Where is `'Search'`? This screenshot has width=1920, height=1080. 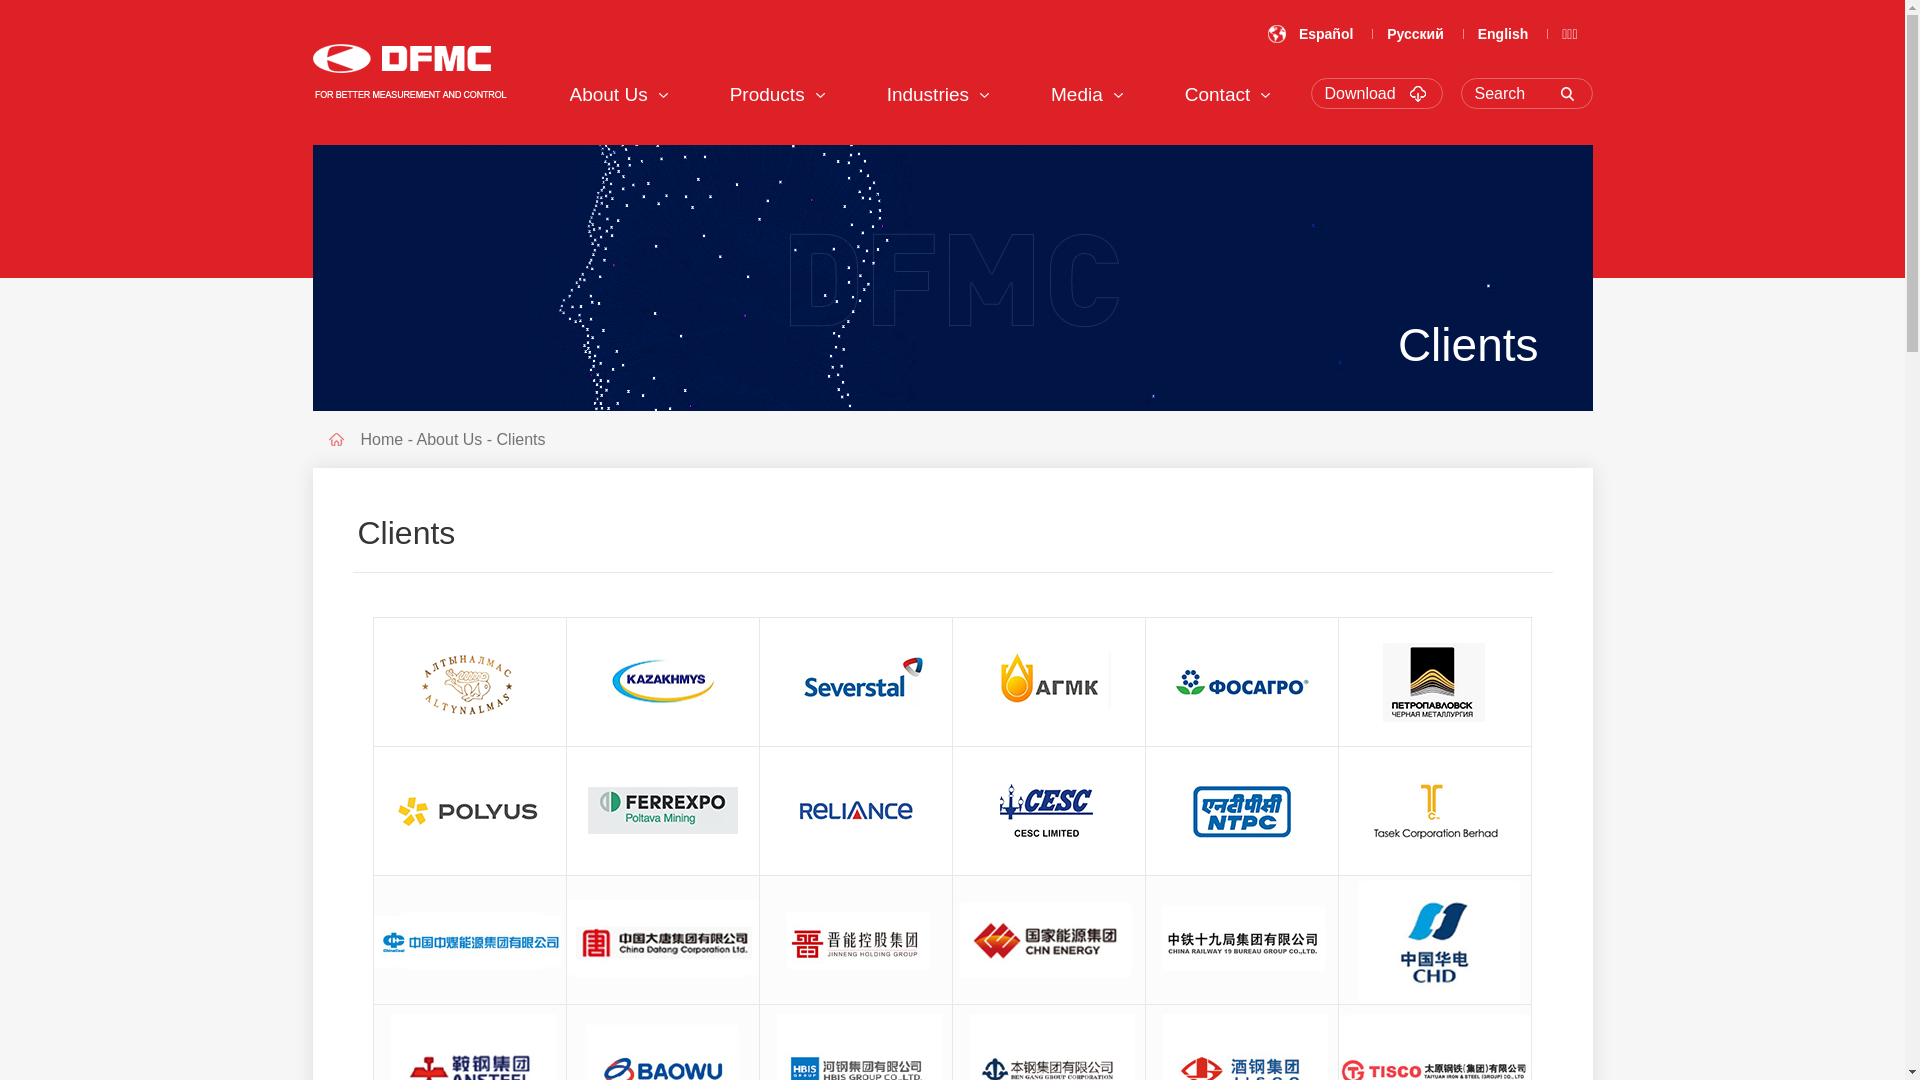
'Search' is located at coordinates (1531, 93).